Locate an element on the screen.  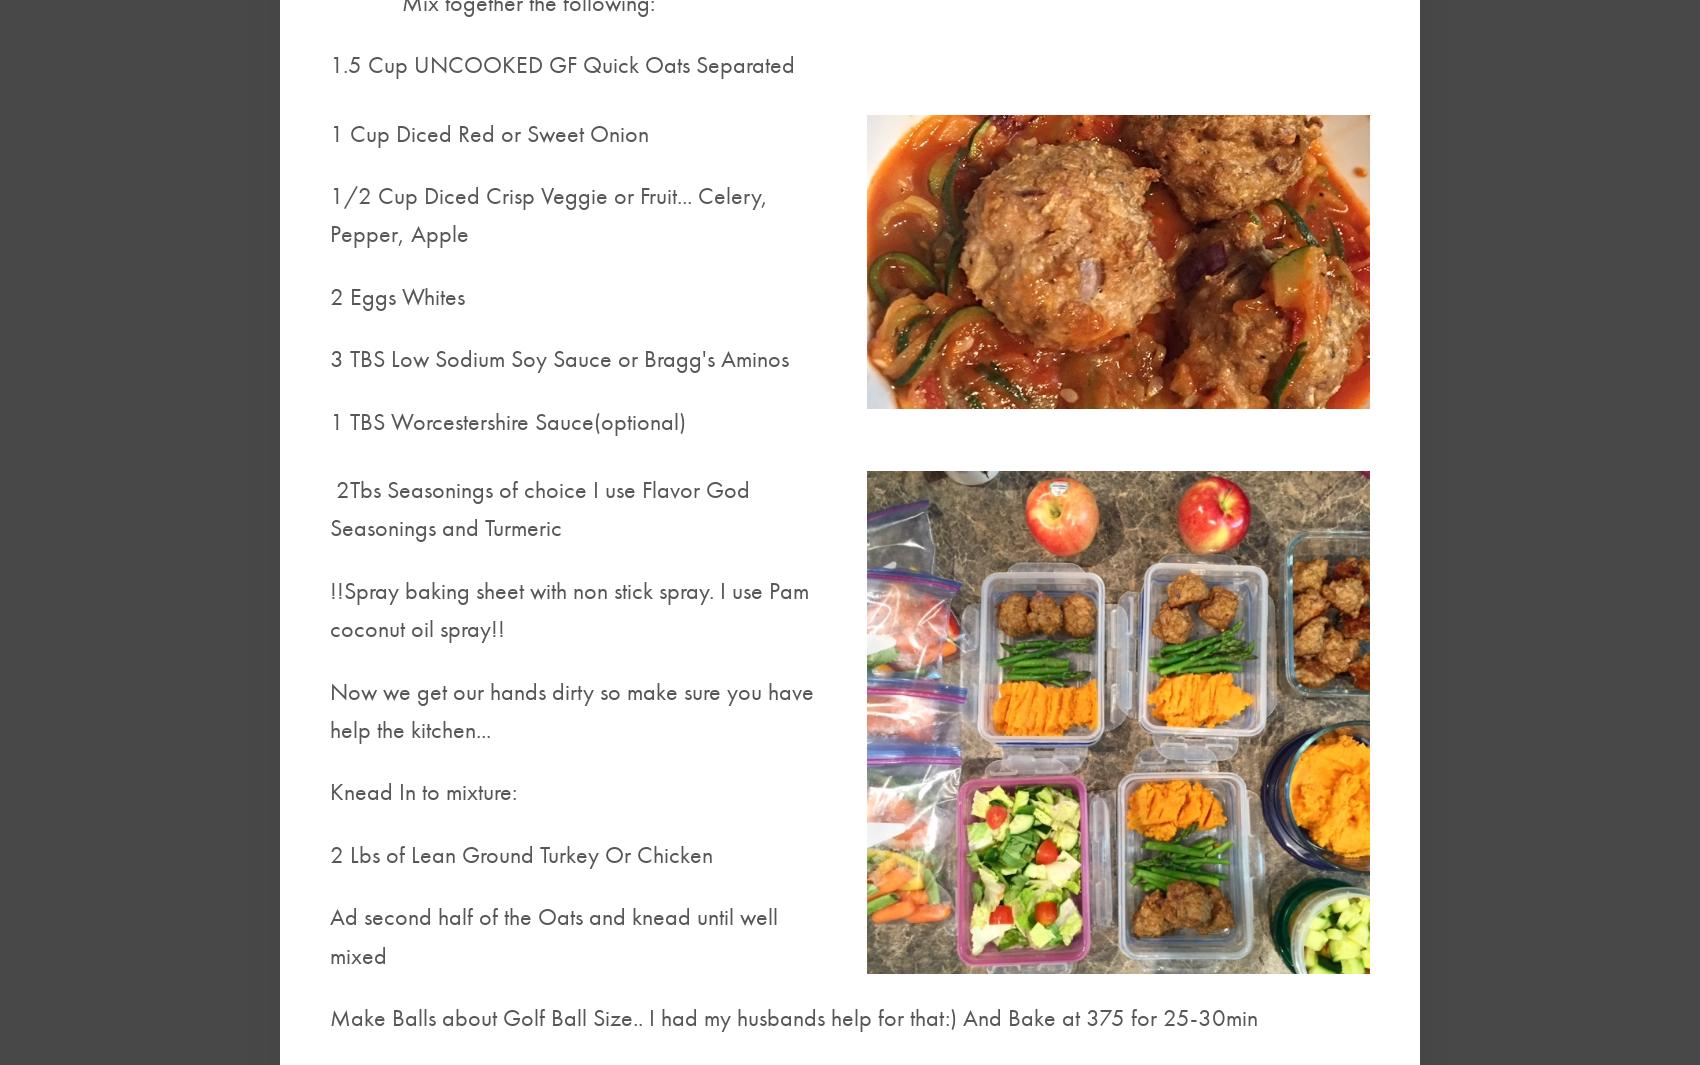
'Now we get our hands dirty so make sure you have help the kitchen...' is located at coordinates (571, 709).